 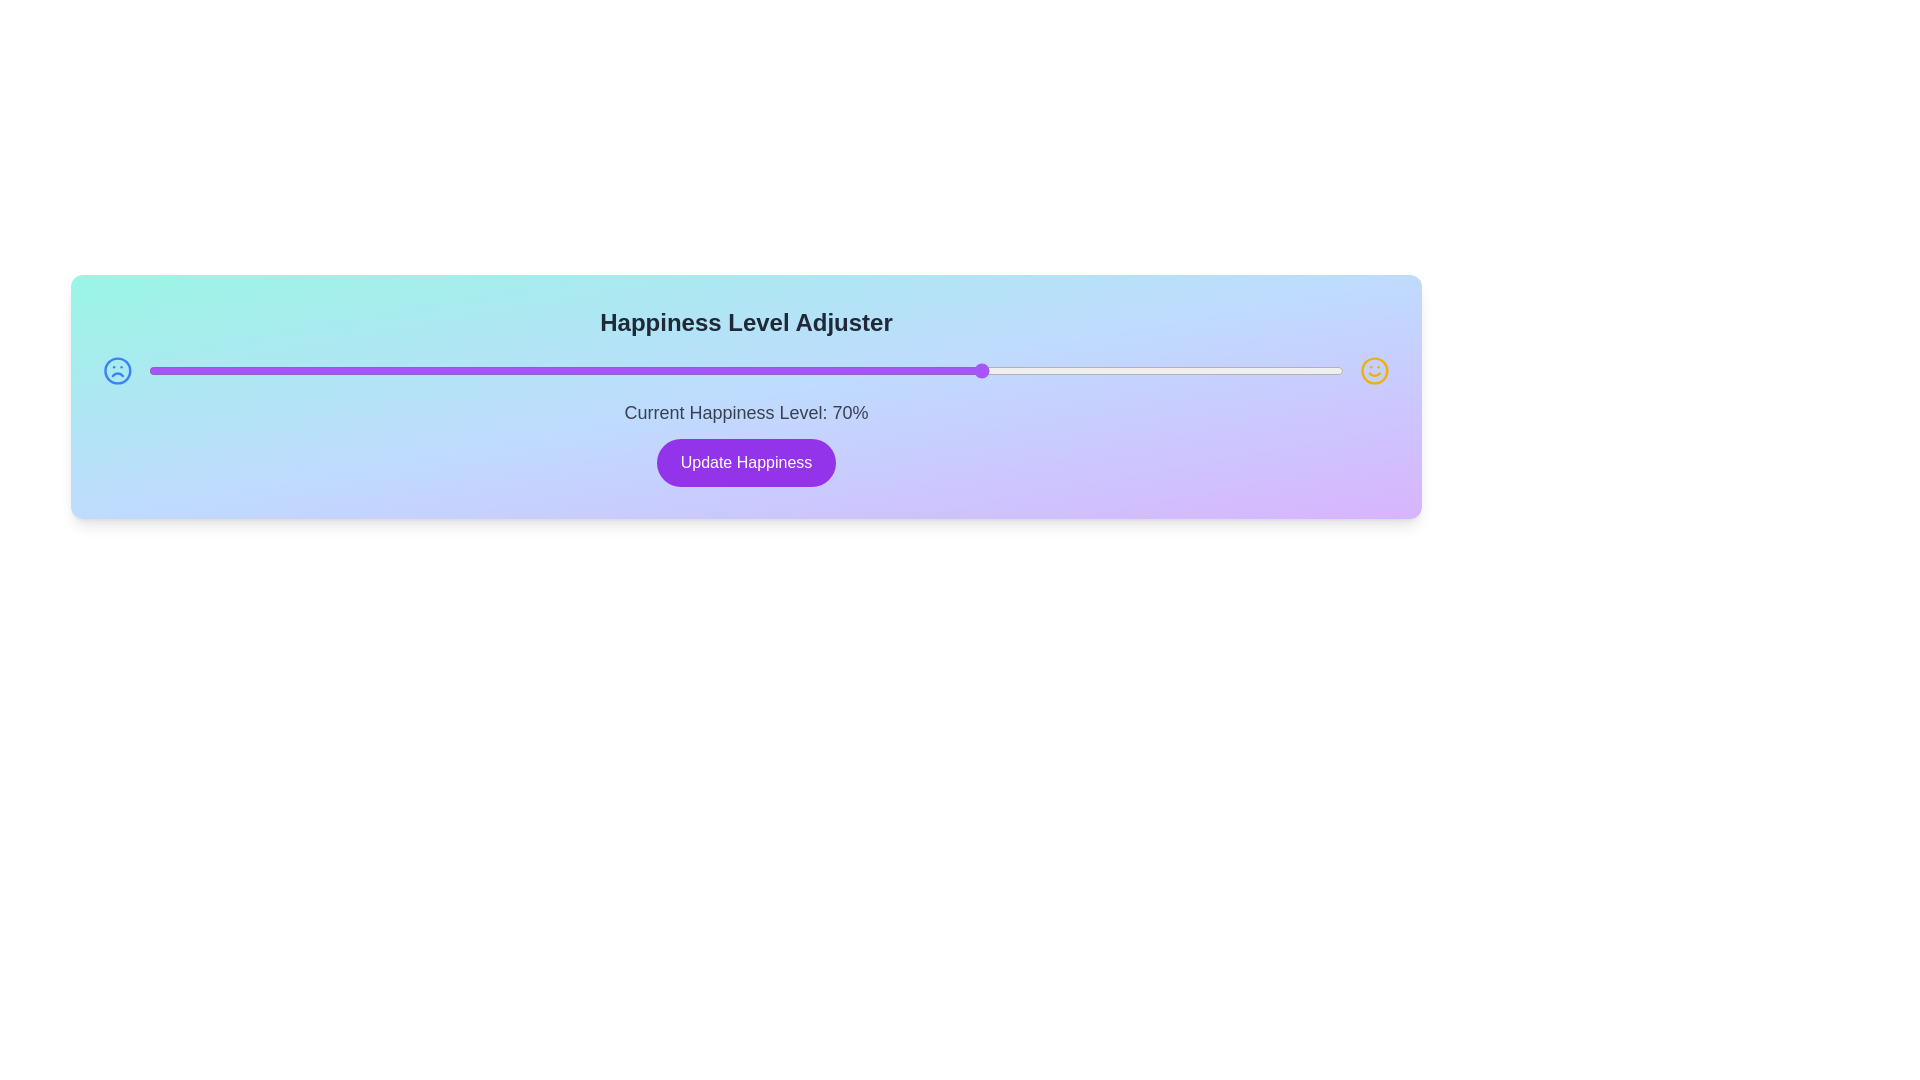 I want to click on the happiness level to 71% by moving the slider, so click(x=997, y=370).